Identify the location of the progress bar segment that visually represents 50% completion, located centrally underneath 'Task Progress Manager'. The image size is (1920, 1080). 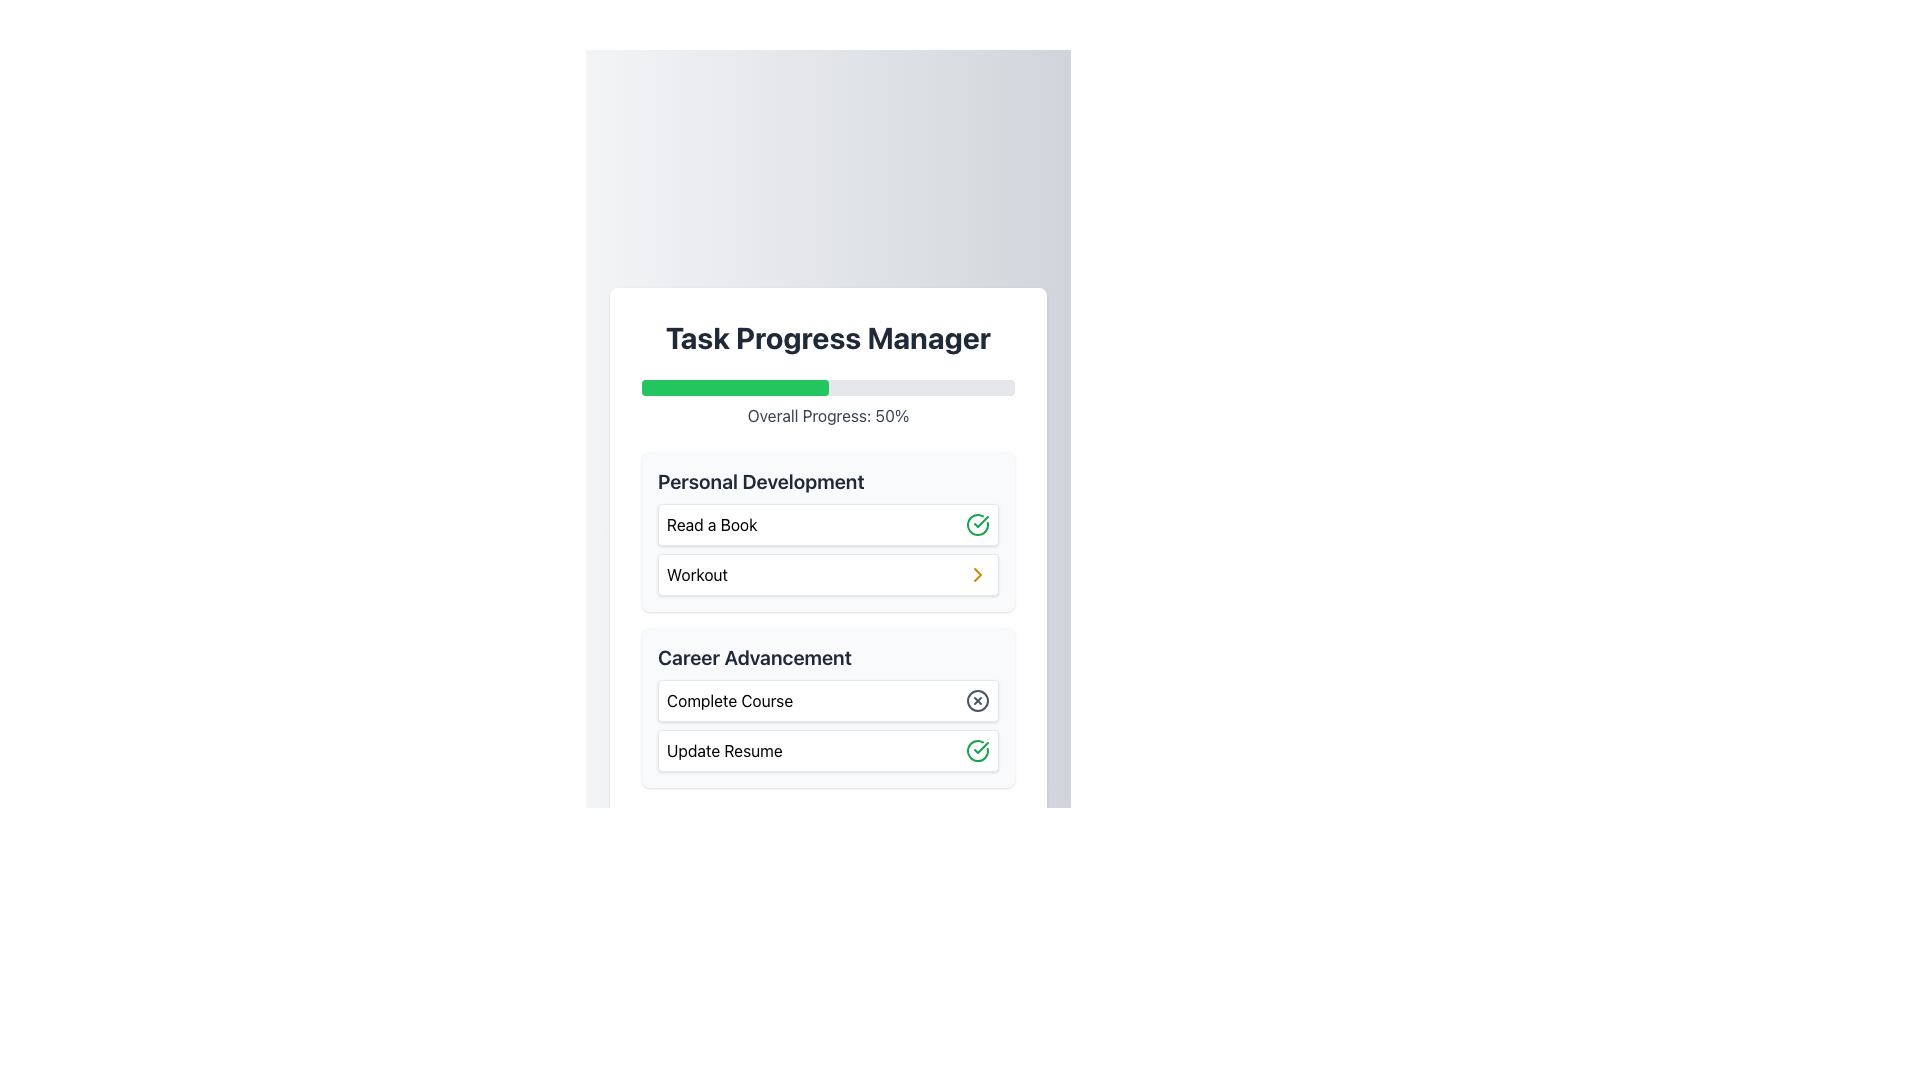
(734, 388).